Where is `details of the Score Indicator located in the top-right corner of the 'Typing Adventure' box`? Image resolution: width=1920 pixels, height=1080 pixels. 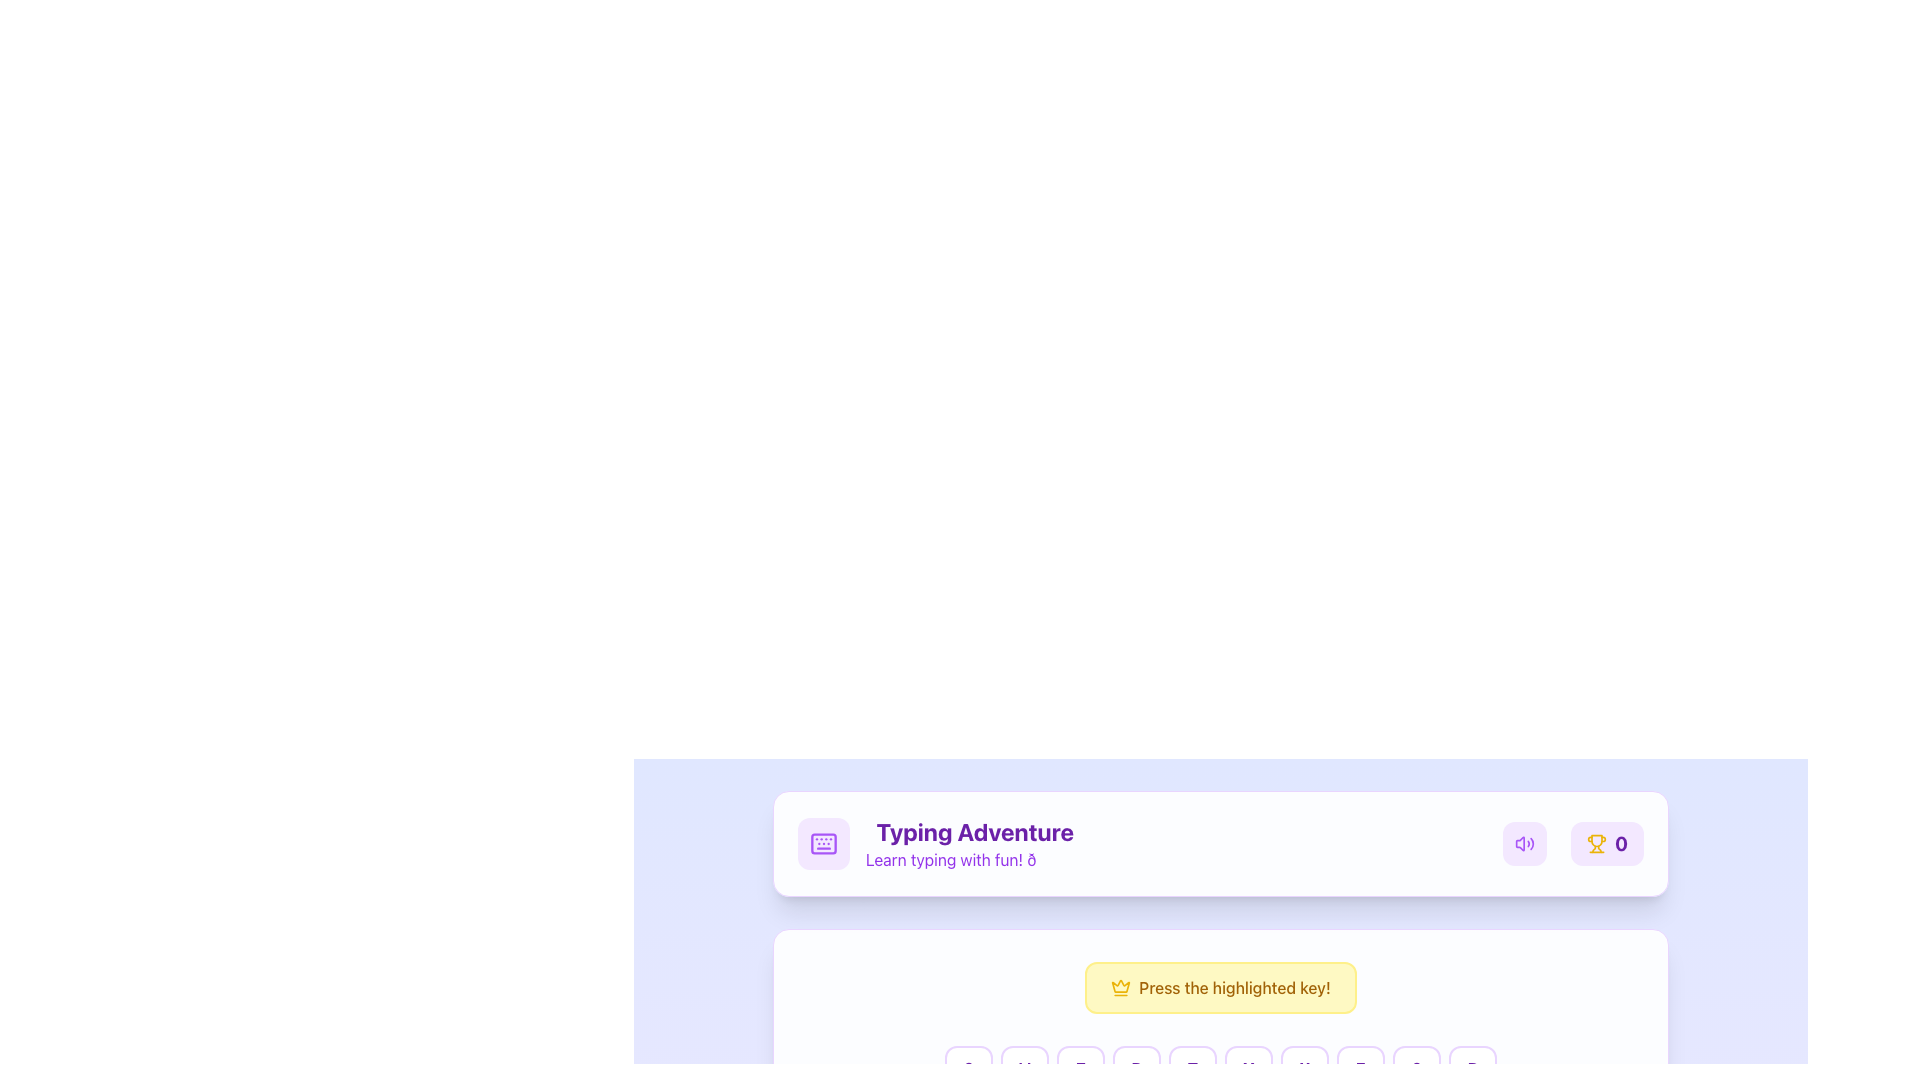 details of the Score Indicator located in the top-right corner of the 'Typing Adventure' box is located at coordinates (1572, 844).